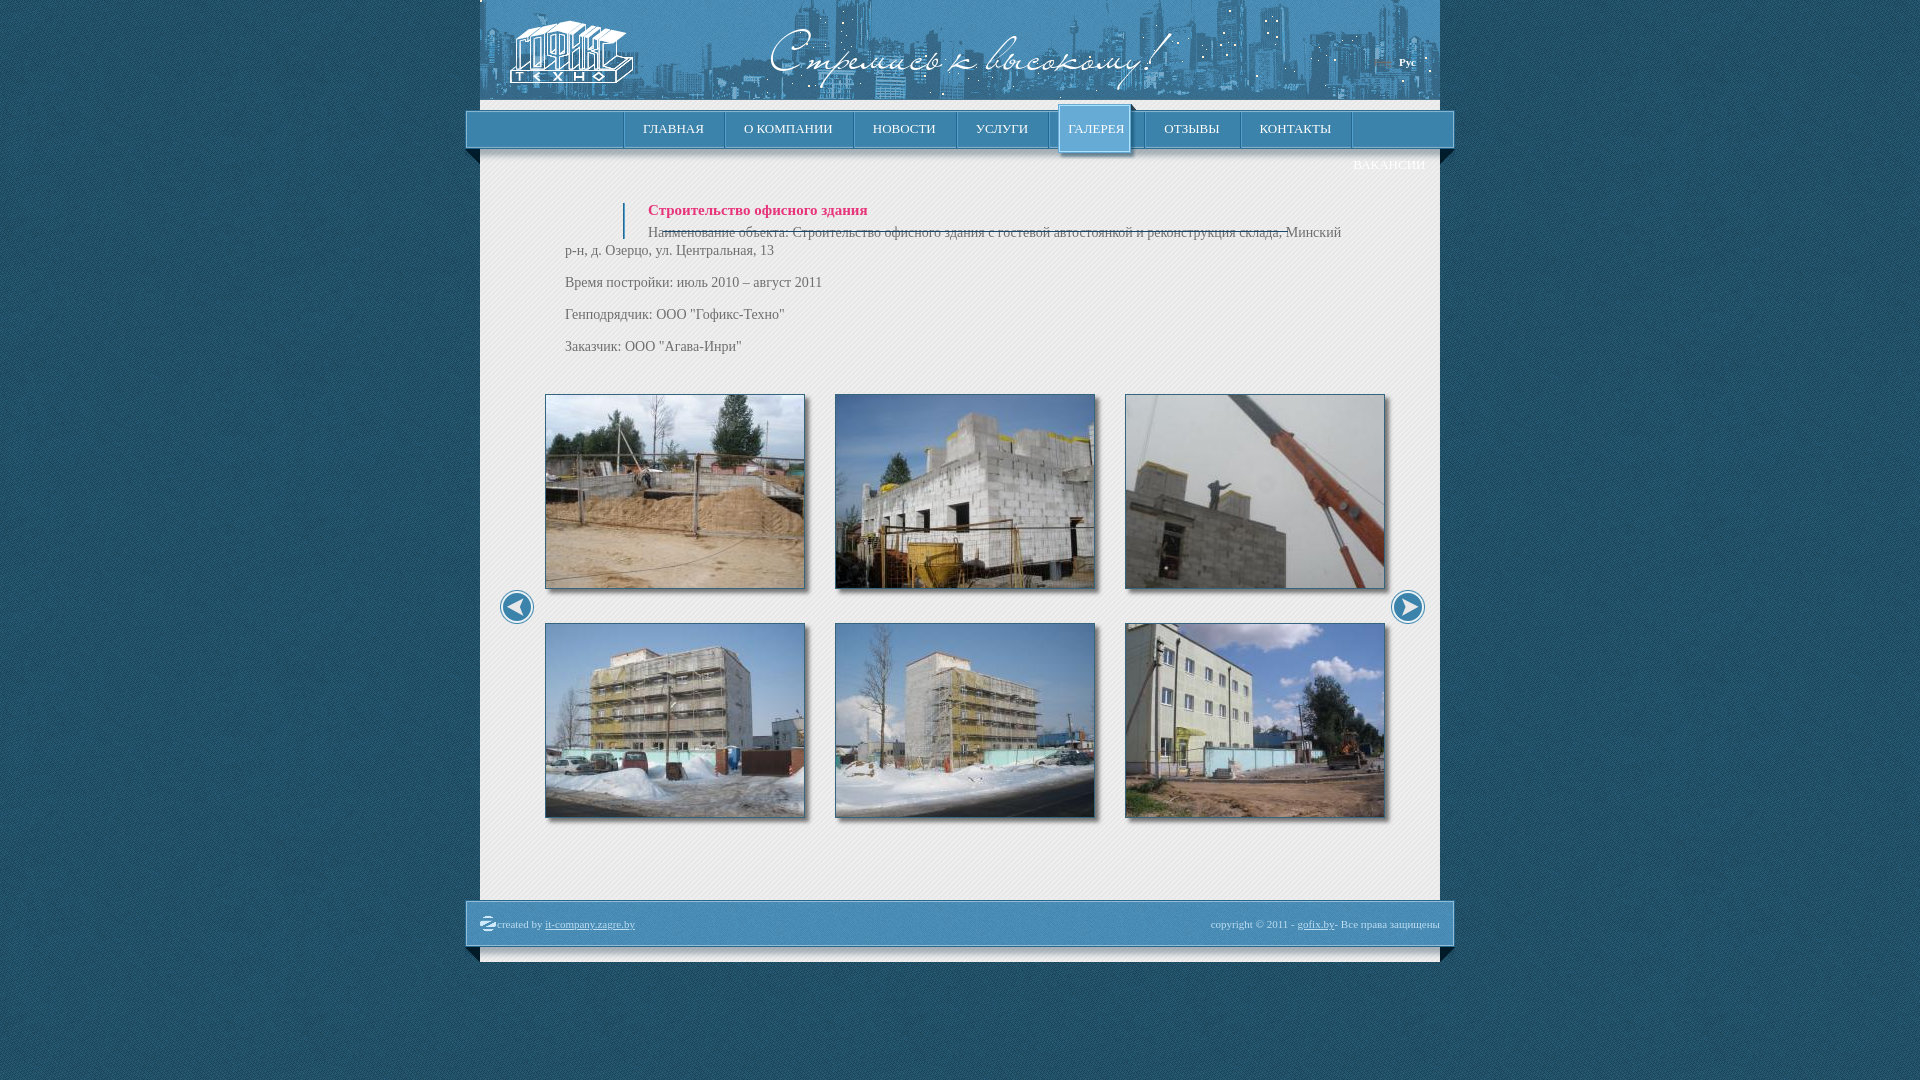 The width and height of the screenshot is (1920, 1080). What do you see at coordinates (1315, 924) in the screenshot?
I see `'gofix.by'` at bounding box center [1315, 924].